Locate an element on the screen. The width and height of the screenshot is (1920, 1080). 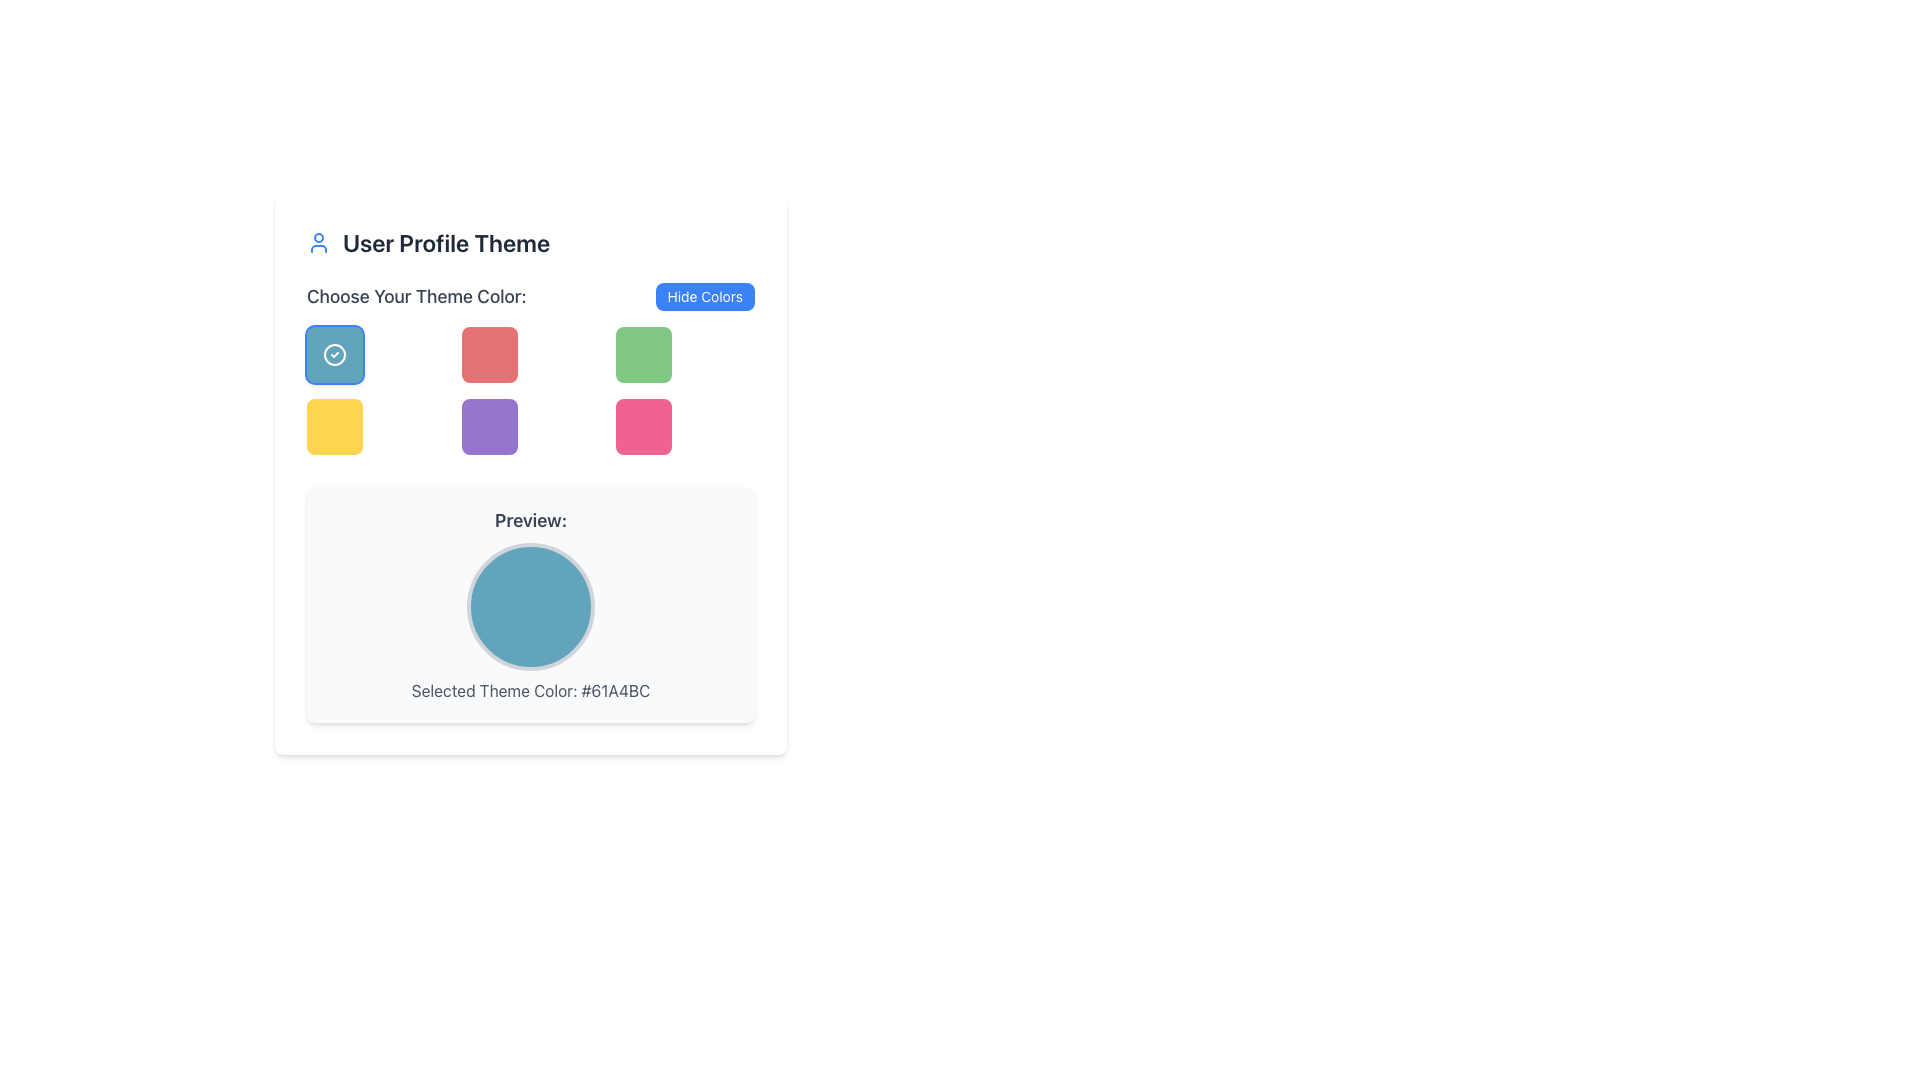
the button in the second row, first column of the three-by-three grid for choosing a theme color is located at coordinates (335, 426).